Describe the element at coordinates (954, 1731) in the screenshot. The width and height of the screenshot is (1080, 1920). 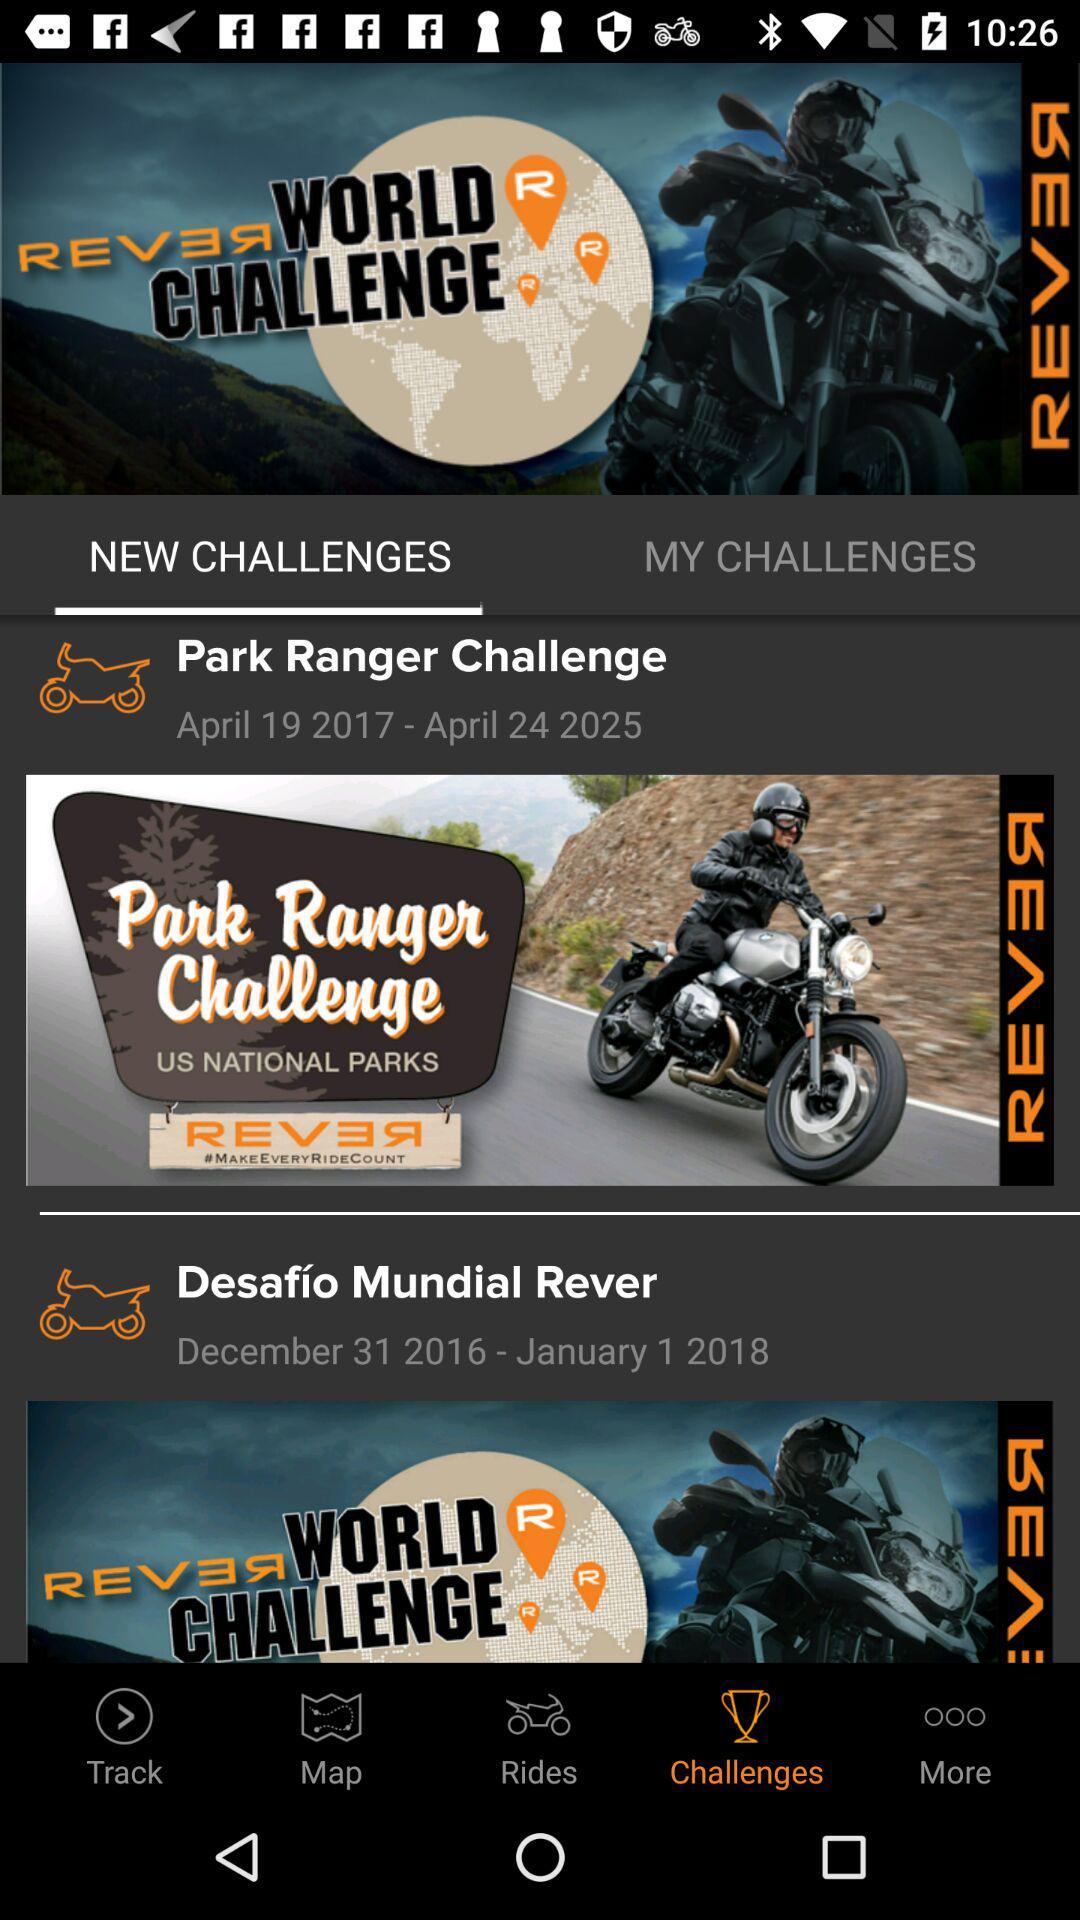
I see `the more item` at that location.